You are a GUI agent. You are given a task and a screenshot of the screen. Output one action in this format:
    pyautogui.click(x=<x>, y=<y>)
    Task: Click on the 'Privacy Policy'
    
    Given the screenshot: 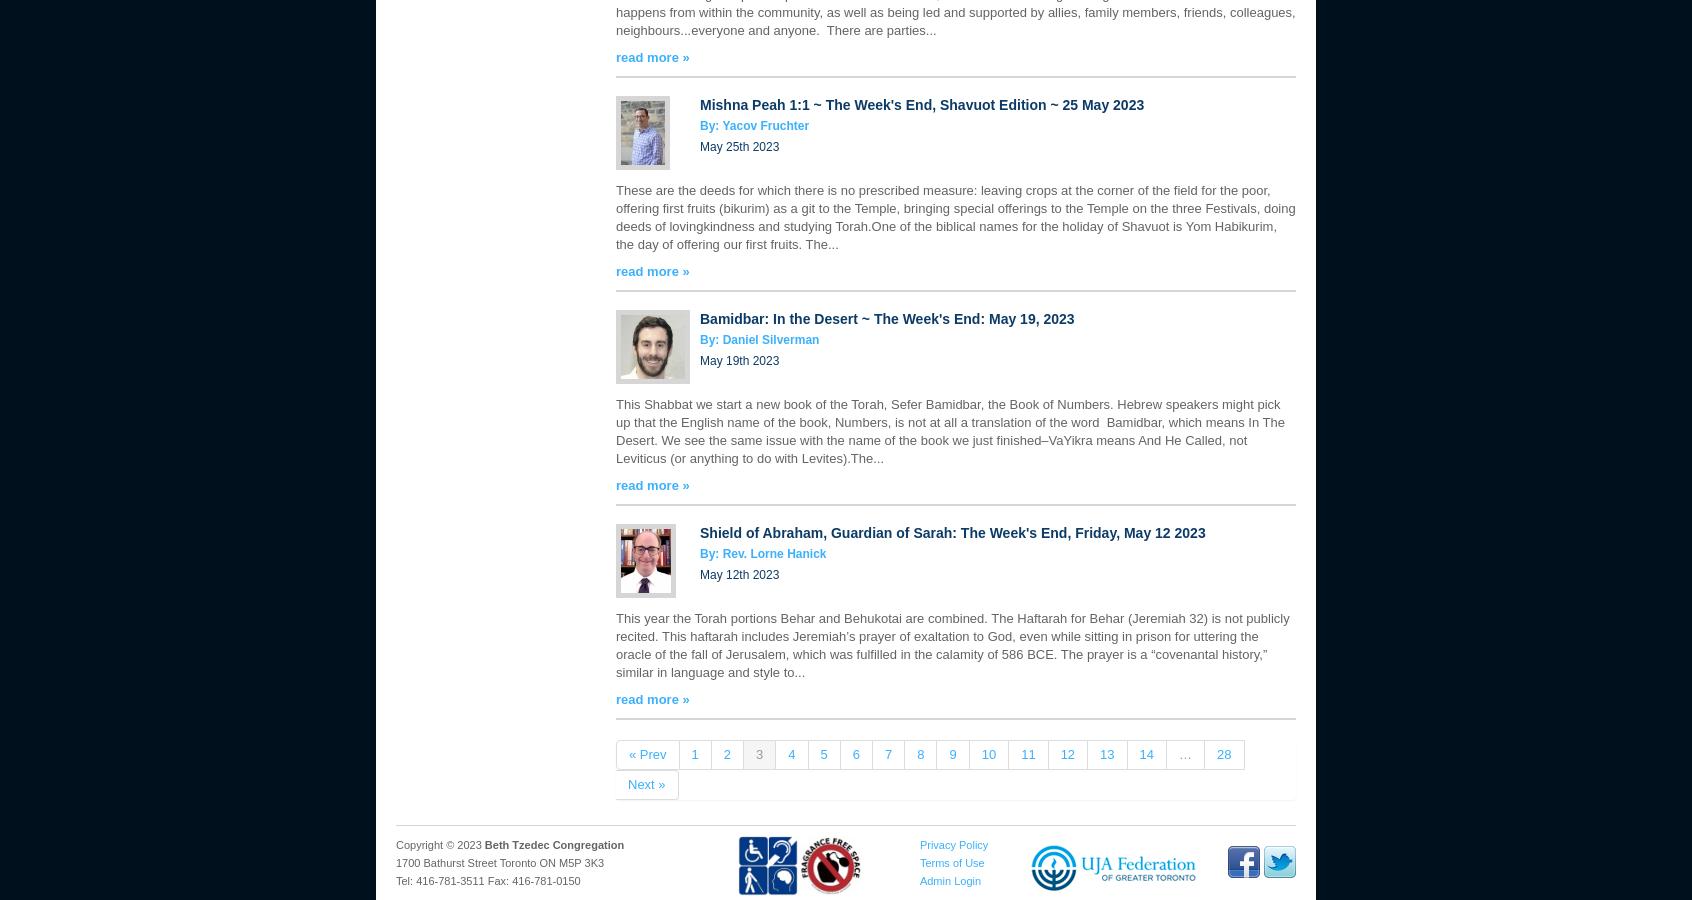 What is the action you would take?
    pyautogui.click(x=953, y=845)
    